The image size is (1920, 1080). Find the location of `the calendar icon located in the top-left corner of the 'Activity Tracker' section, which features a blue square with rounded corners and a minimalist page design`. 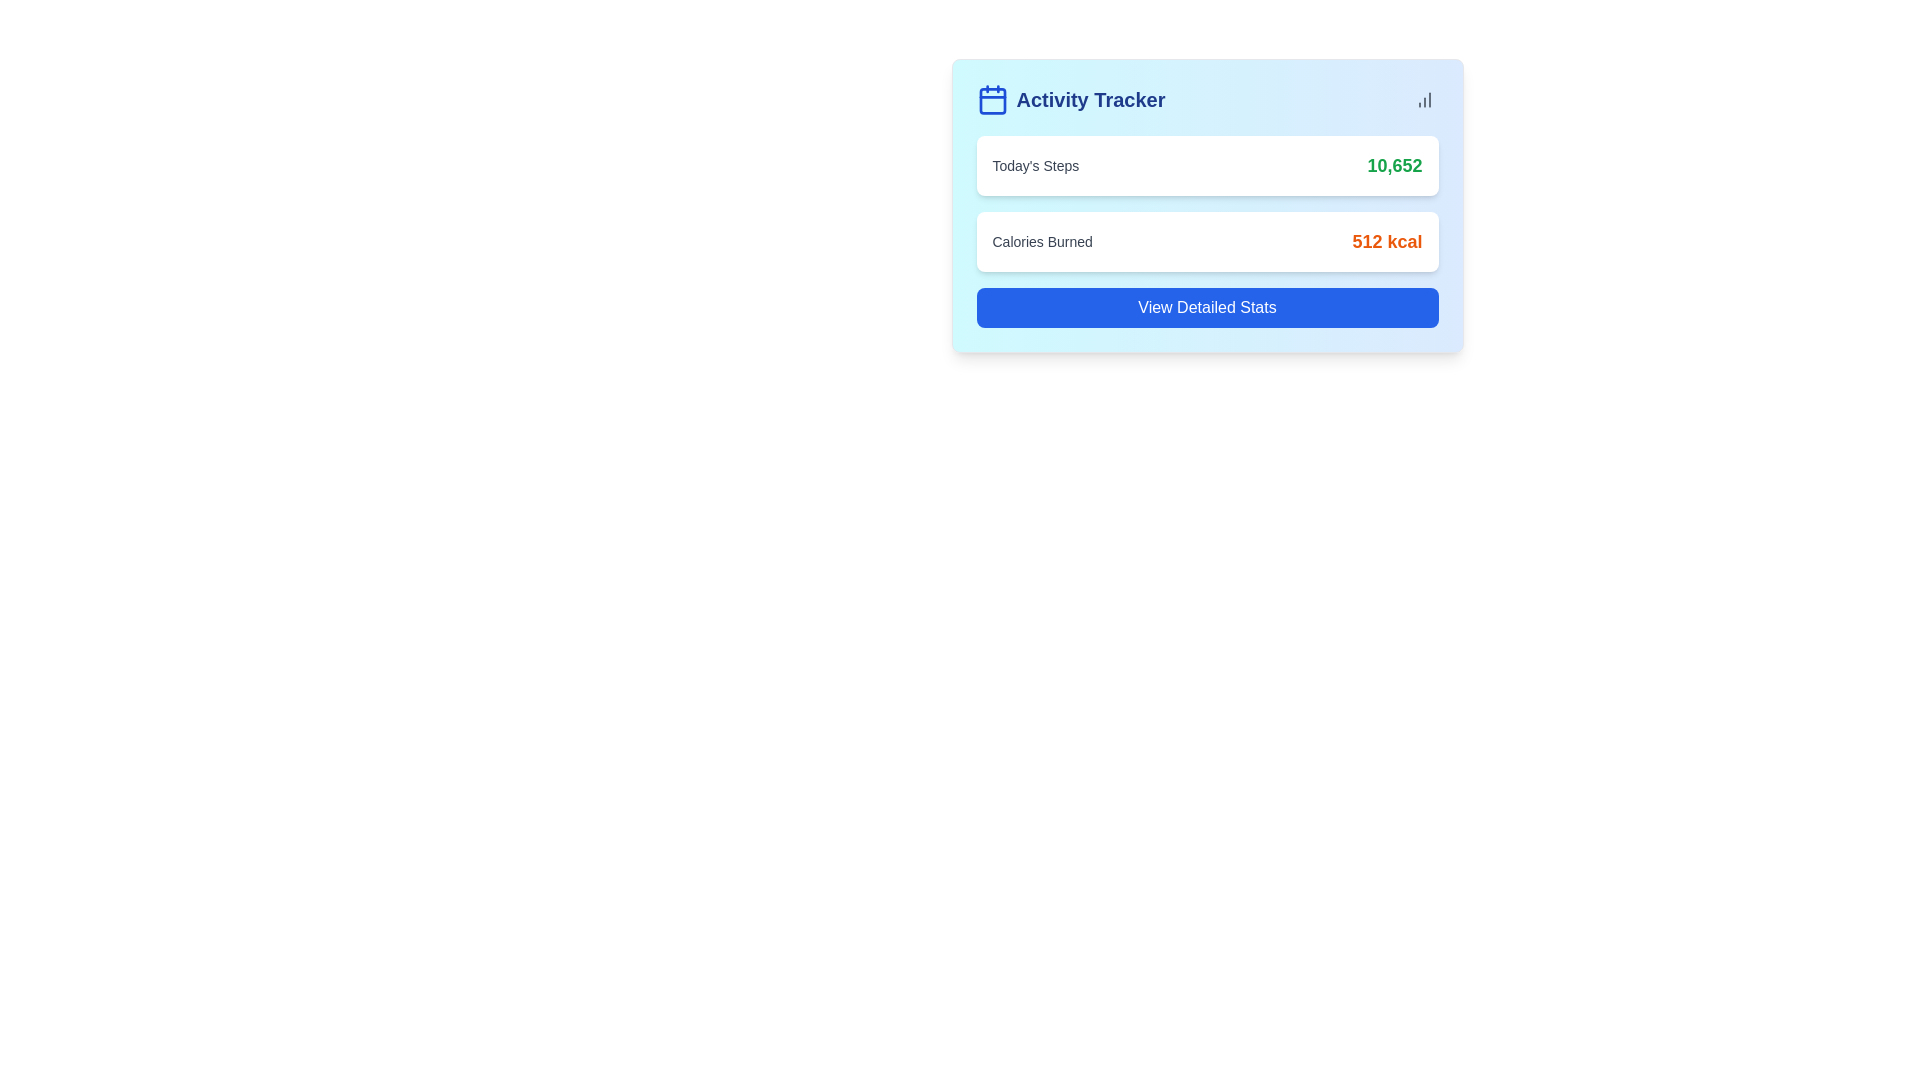

the calendar icon located in the top-left corner of the 'Activity Tracker' section, which features a blue square with rounded corners and a minimalist page design is located at coordinates (992, 100).